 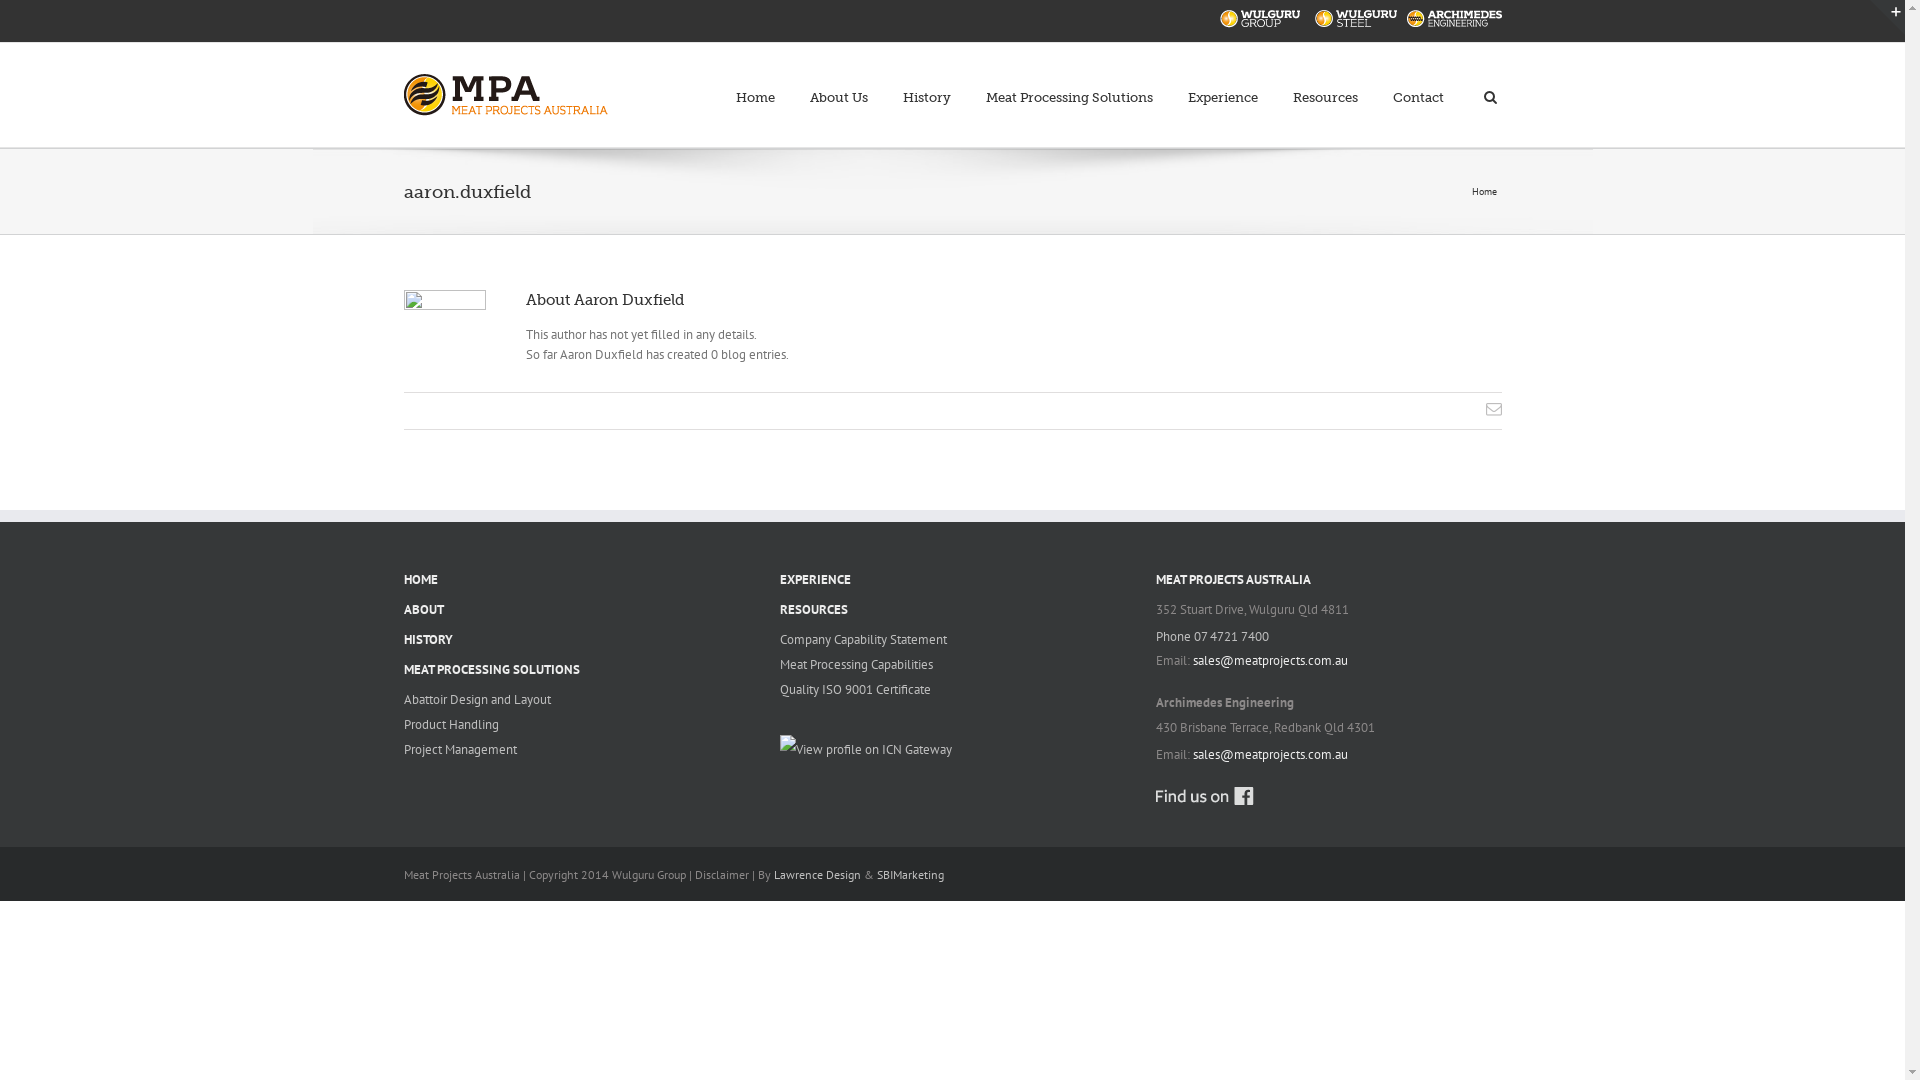 What do you see at coordinates (908, 873) in the screenshot?
I see `'SBIMarketing'` at bounding box center [908, 873].